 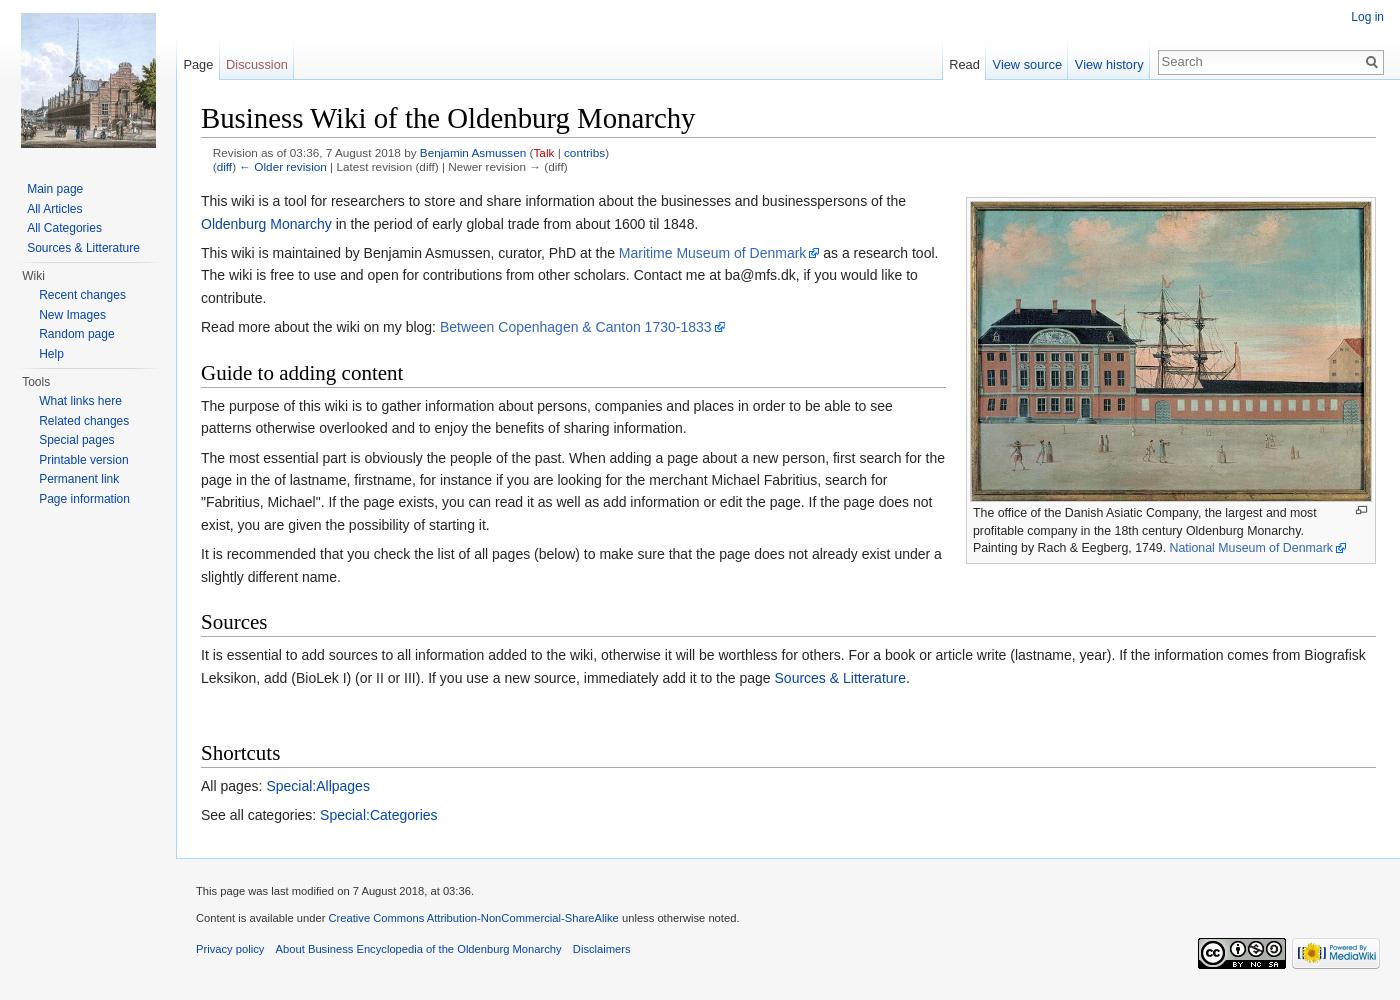 What do you see at coordinates (330, 222) in the screenshot?
I see `'in the period of early global trade from about 1600 til 1848.'` at bounding box center [330, 222].